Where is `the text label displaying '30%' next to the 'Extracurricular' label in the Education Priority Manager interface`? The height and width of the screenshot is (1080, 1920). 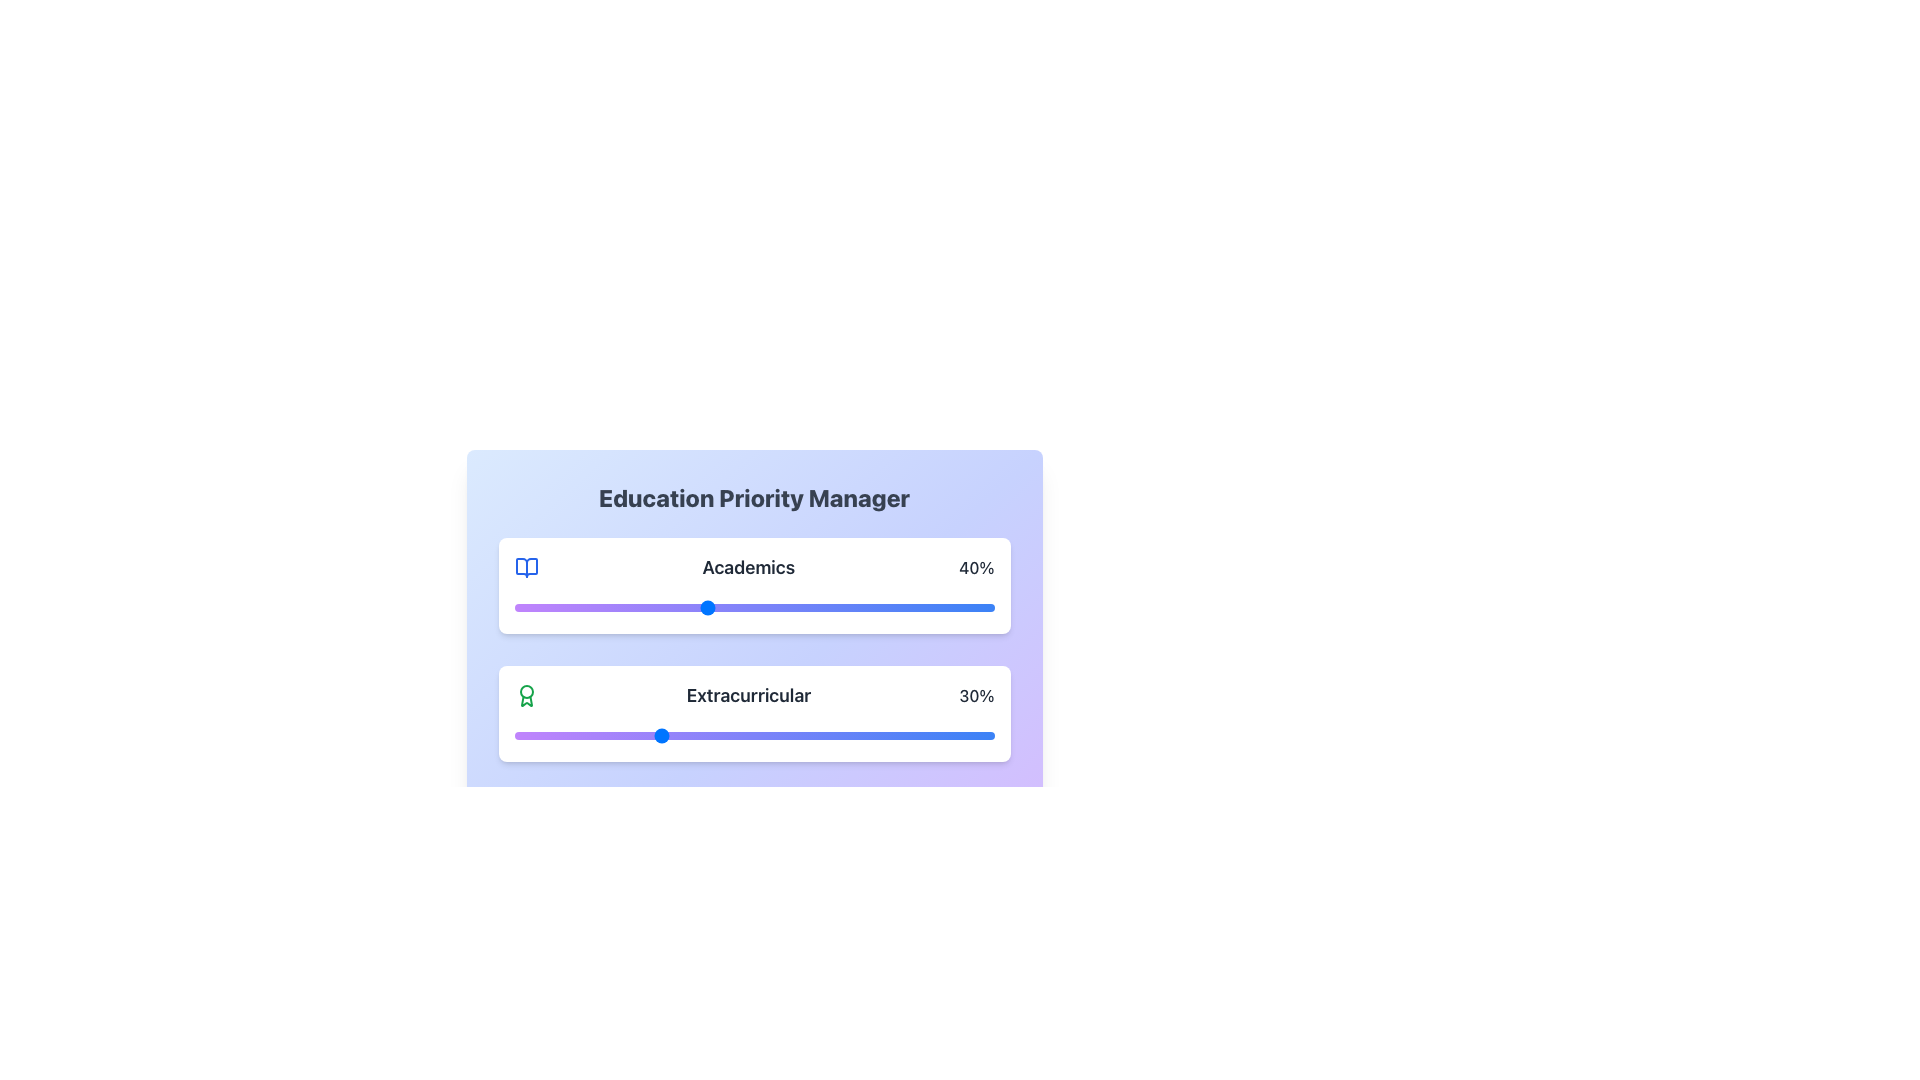 the text label displaying '30%' next to the 'Extracurricular' label in the Education Priority Manager interface is located at coordinates (976, 694).